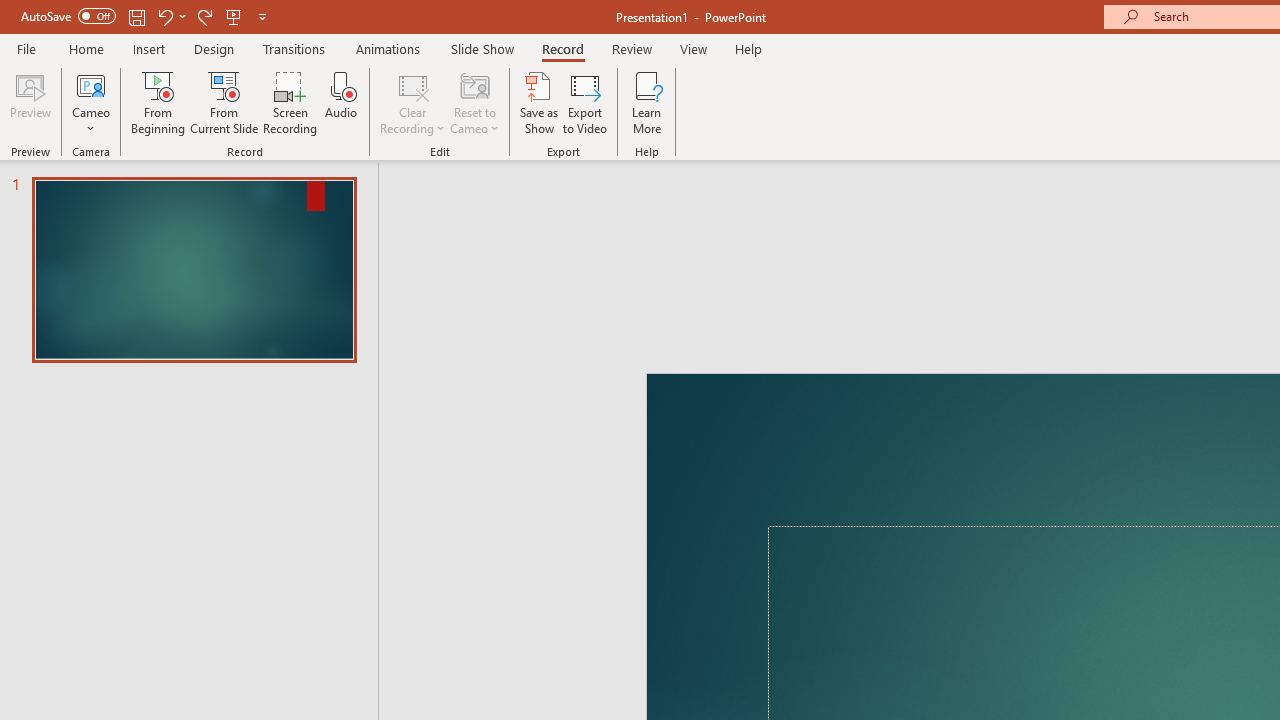 The width and height of the screenshot is (1280, 720). Describe the element at coordinates (539, 103) in the screenshot. I see `'Save as Show'` at that location.